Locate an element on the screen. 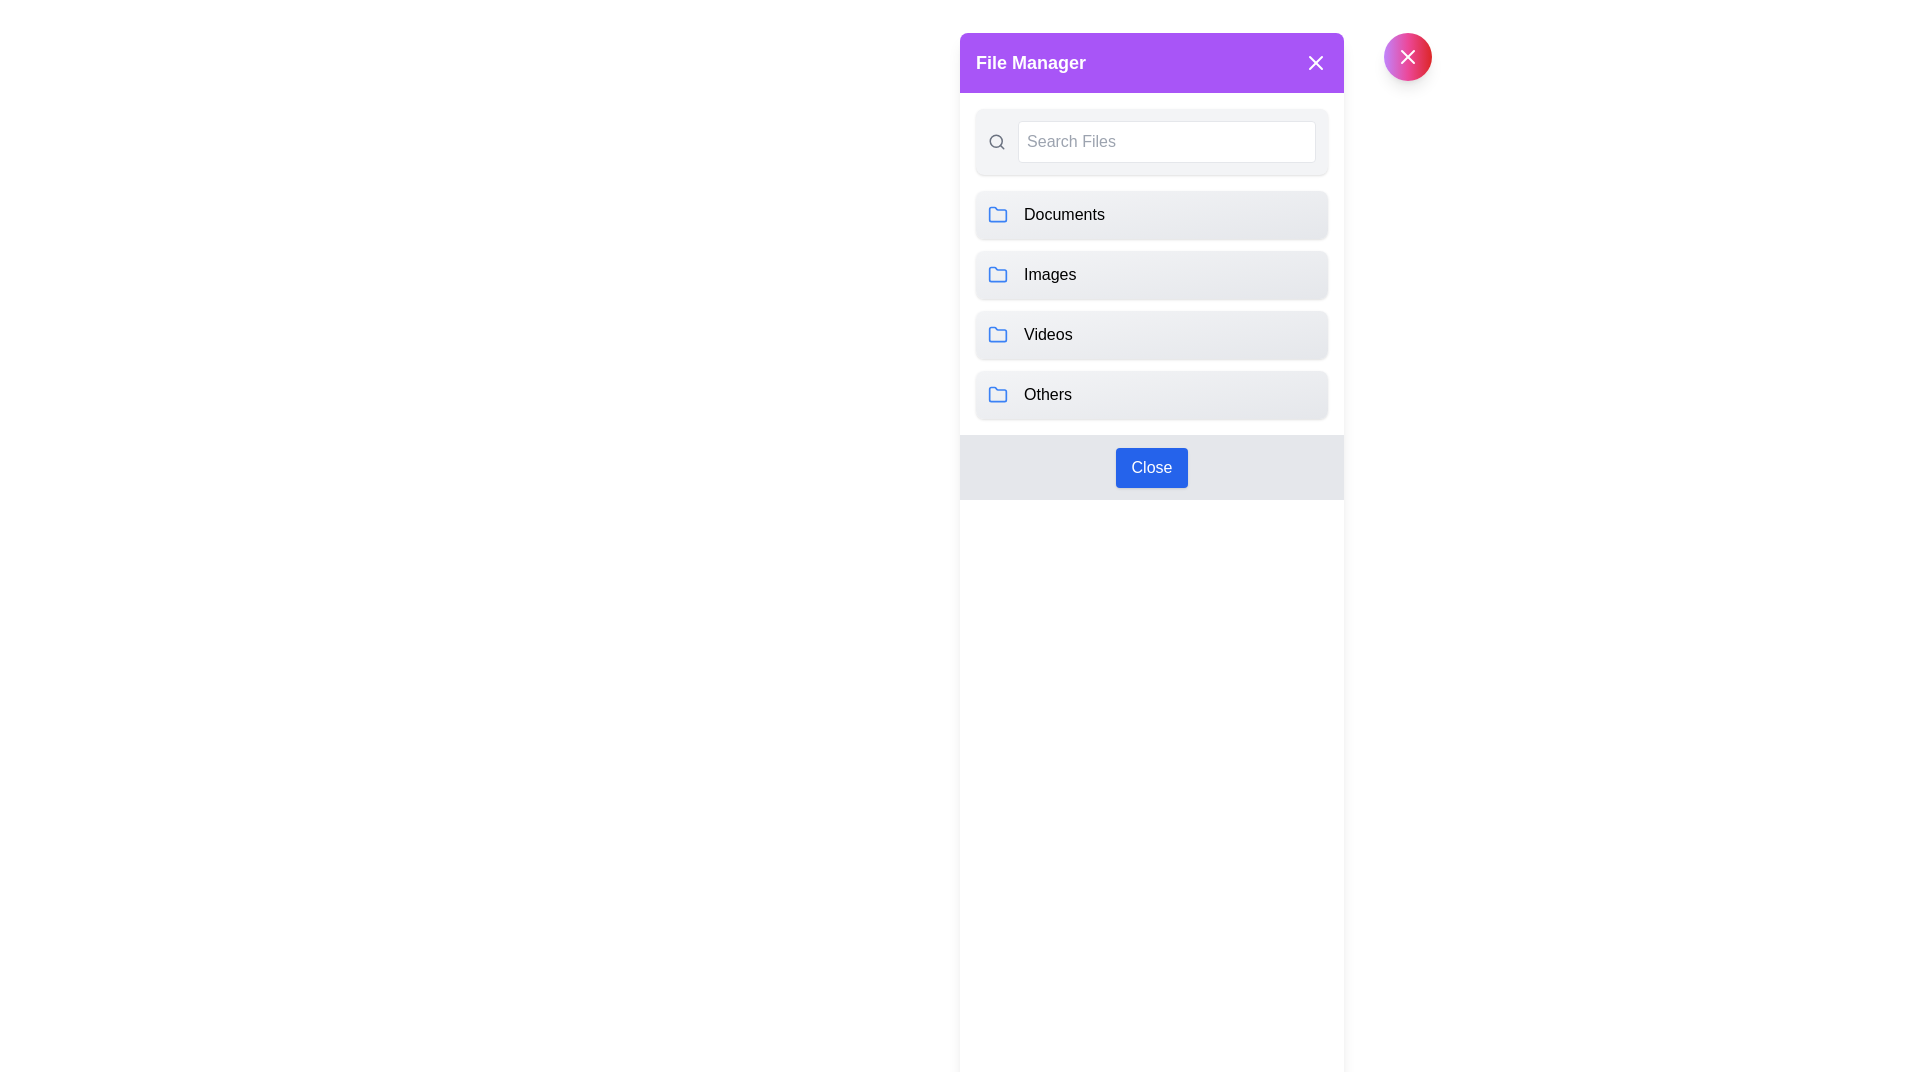  the 'Close' button, which is a rectangular button with a blue background and white text, located at the bottom section of the file manager interface is located at coordinates (1152, 467).